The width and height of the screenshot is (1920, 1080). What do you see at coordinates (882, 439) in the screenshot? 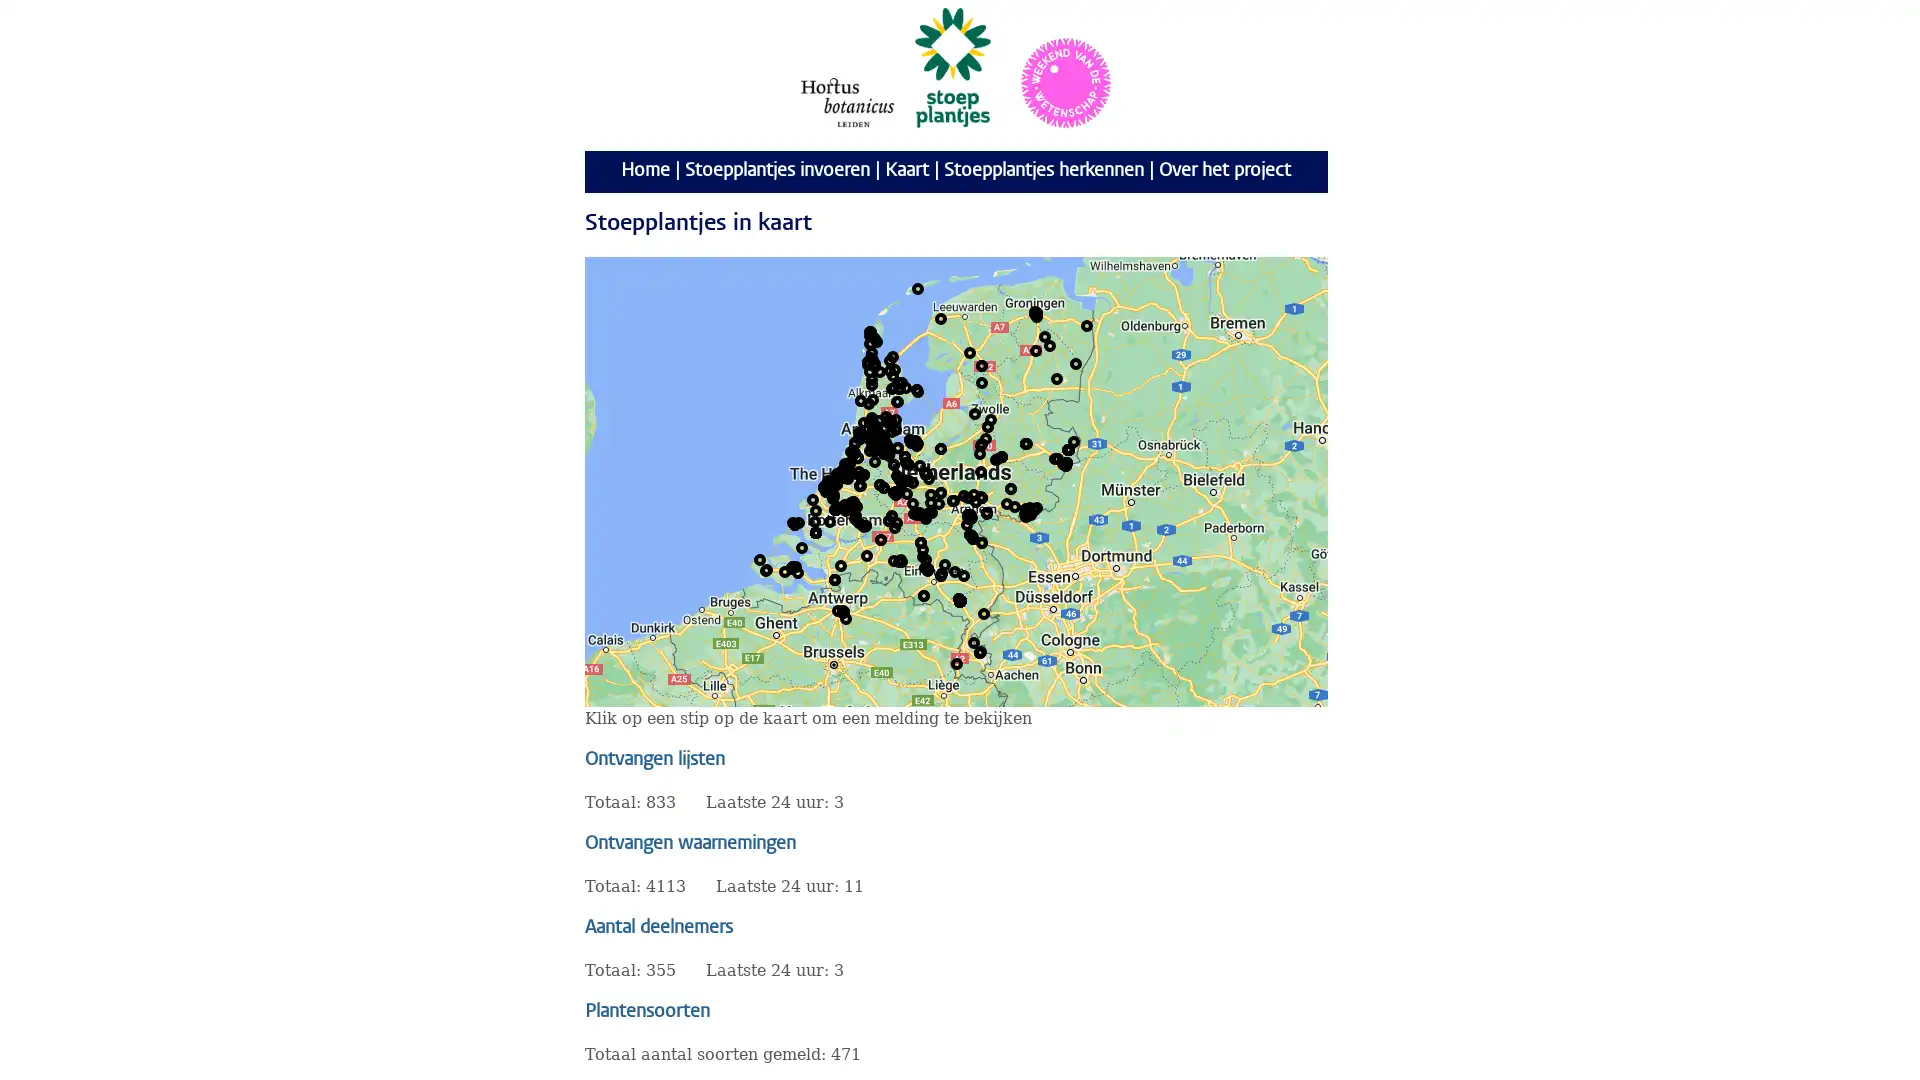
I see `Telling van Tuinwolfsmelk op 31 oktober 2021` at bounding box center [882, 439].